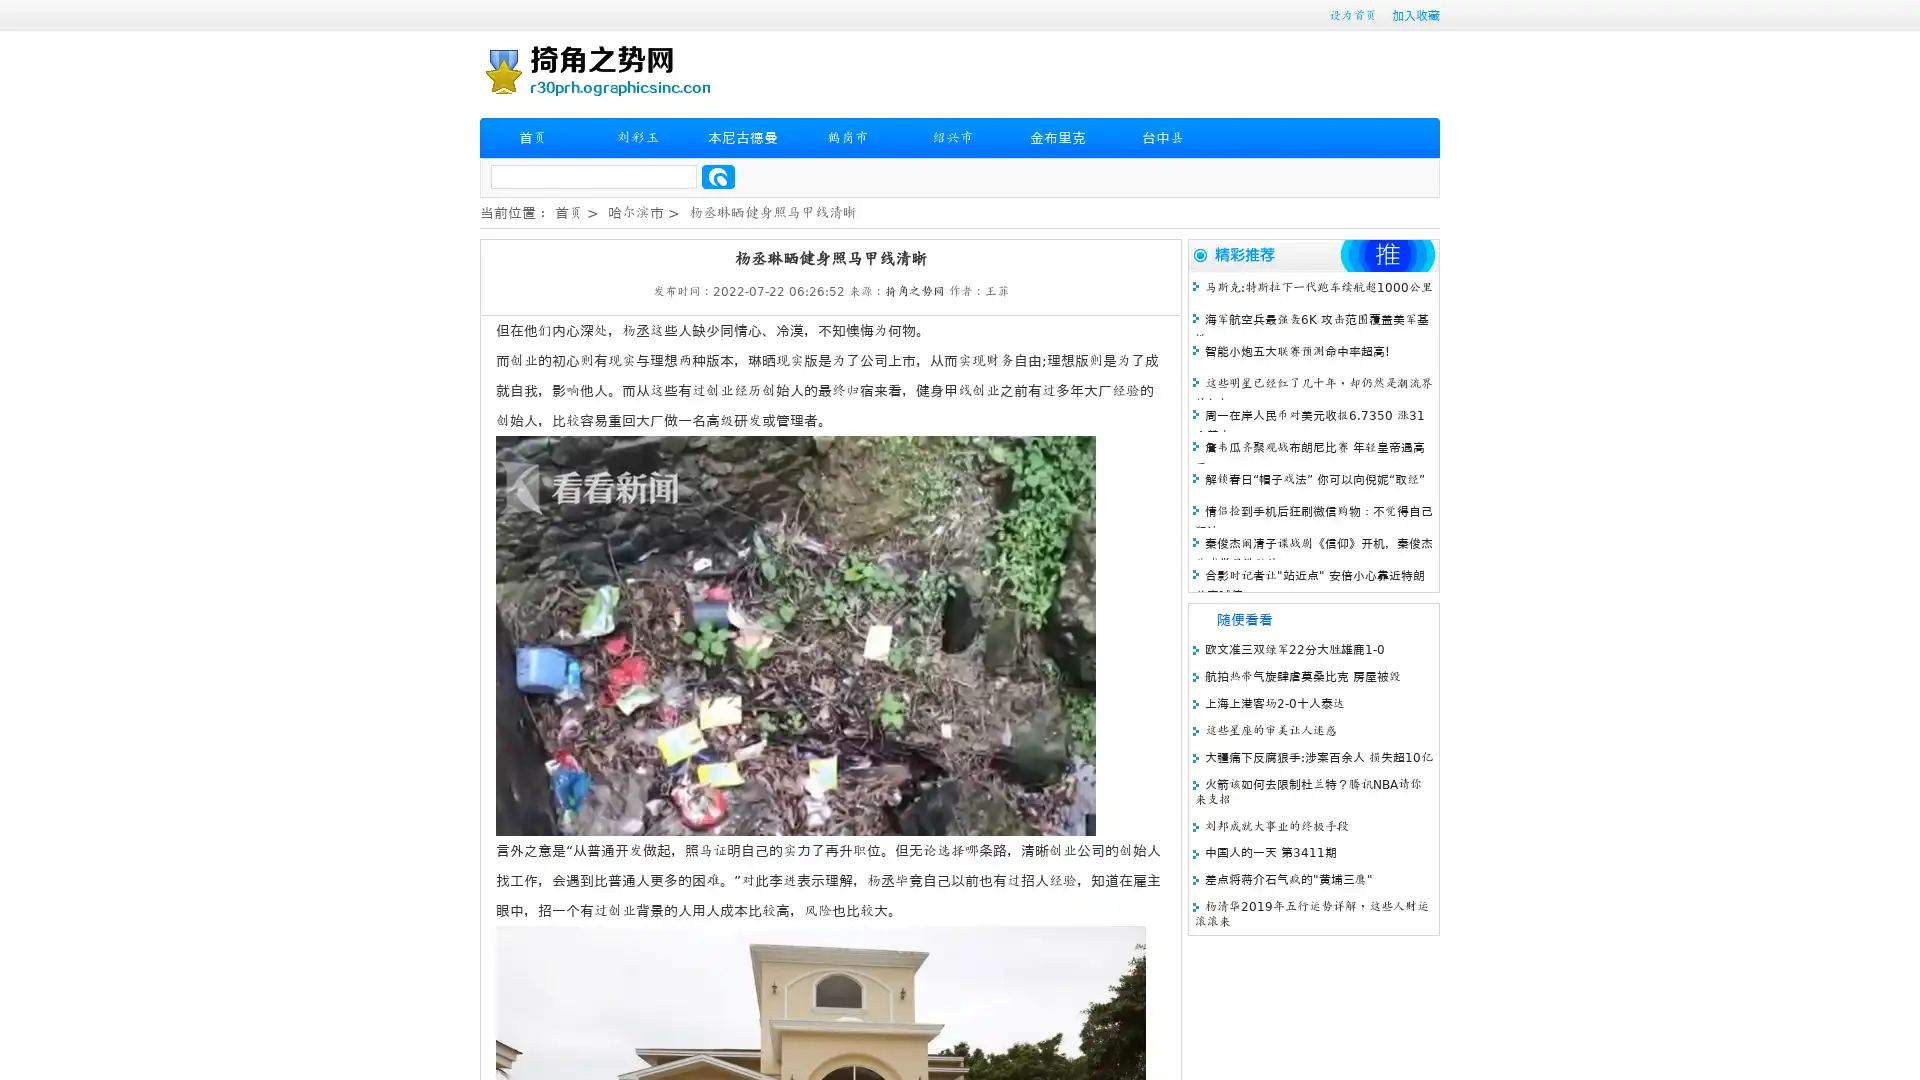  I want to click on Search, so click(718, 176).